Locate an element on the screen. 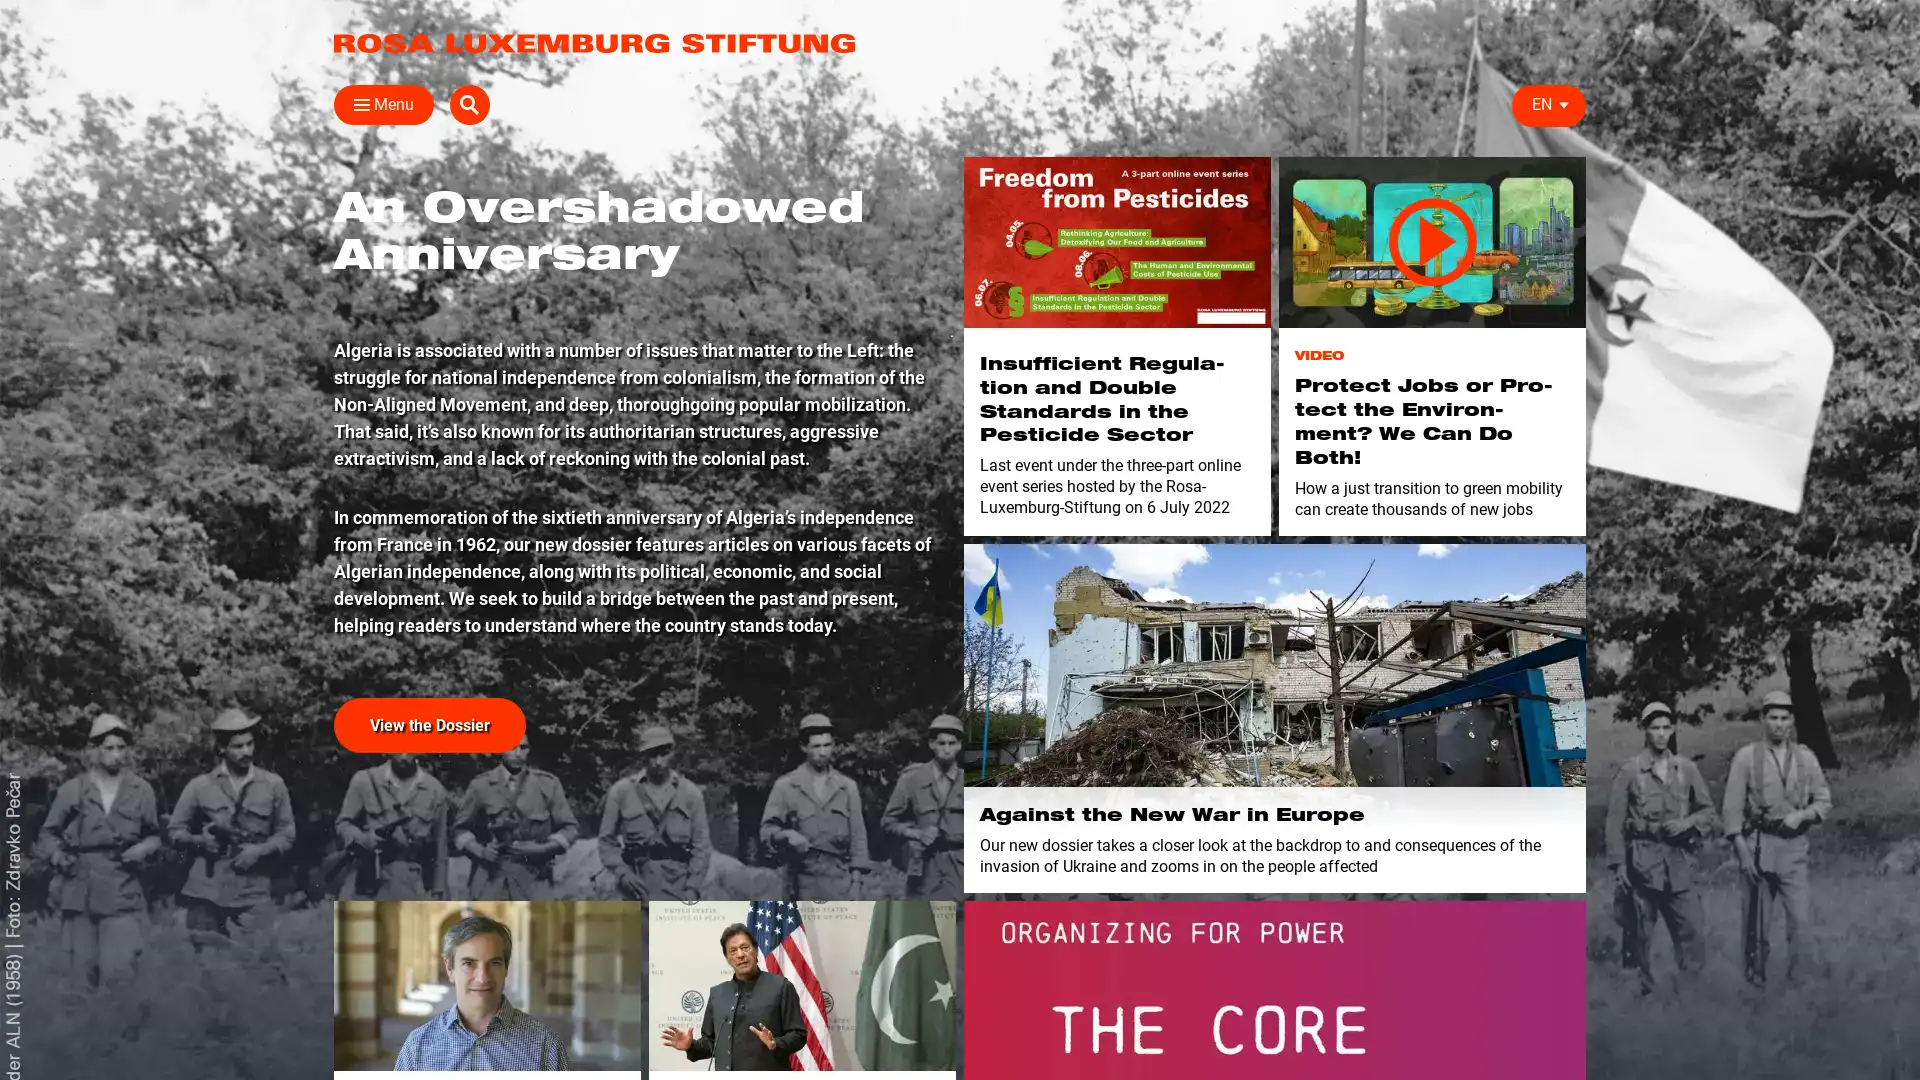 This screenshot has width=1920, height=1080. Search is located at coordinates (1280, 151).